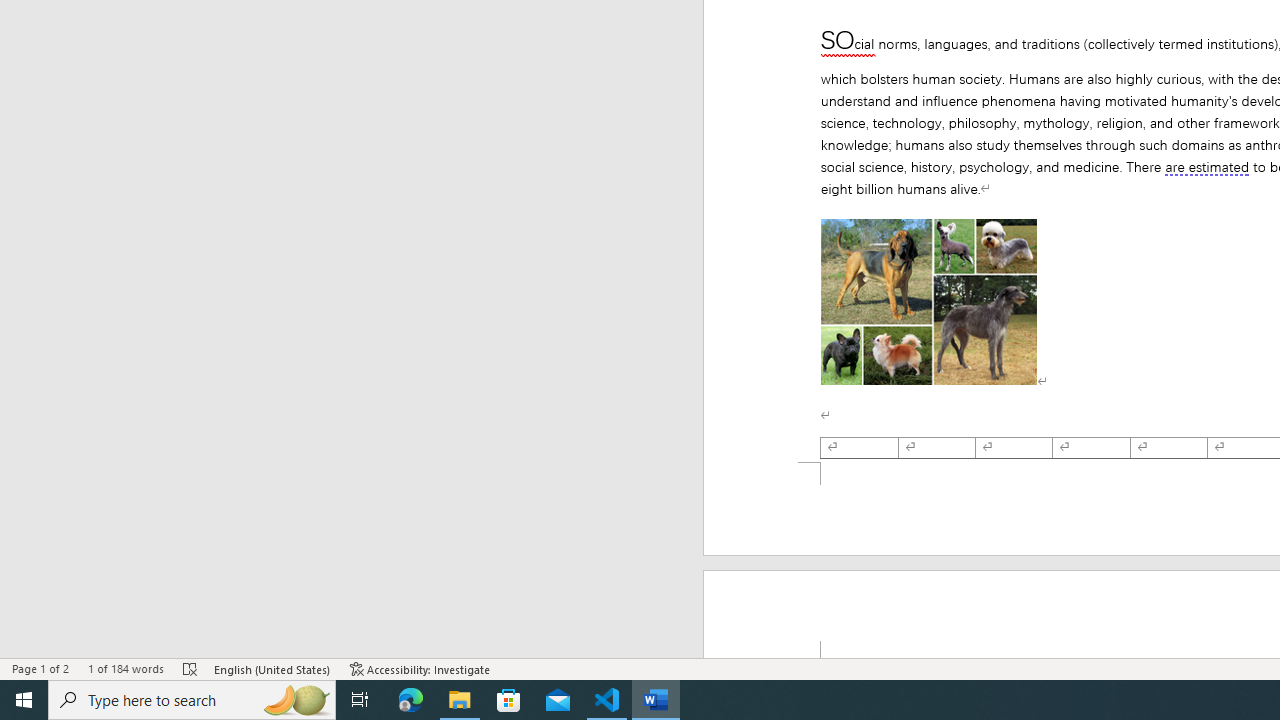 This screenshot has width=1280, height=720. Describe the element at coordinates (40, 669) in the screenshot. I see `'Page Number Page 1 of 2'` at that location.